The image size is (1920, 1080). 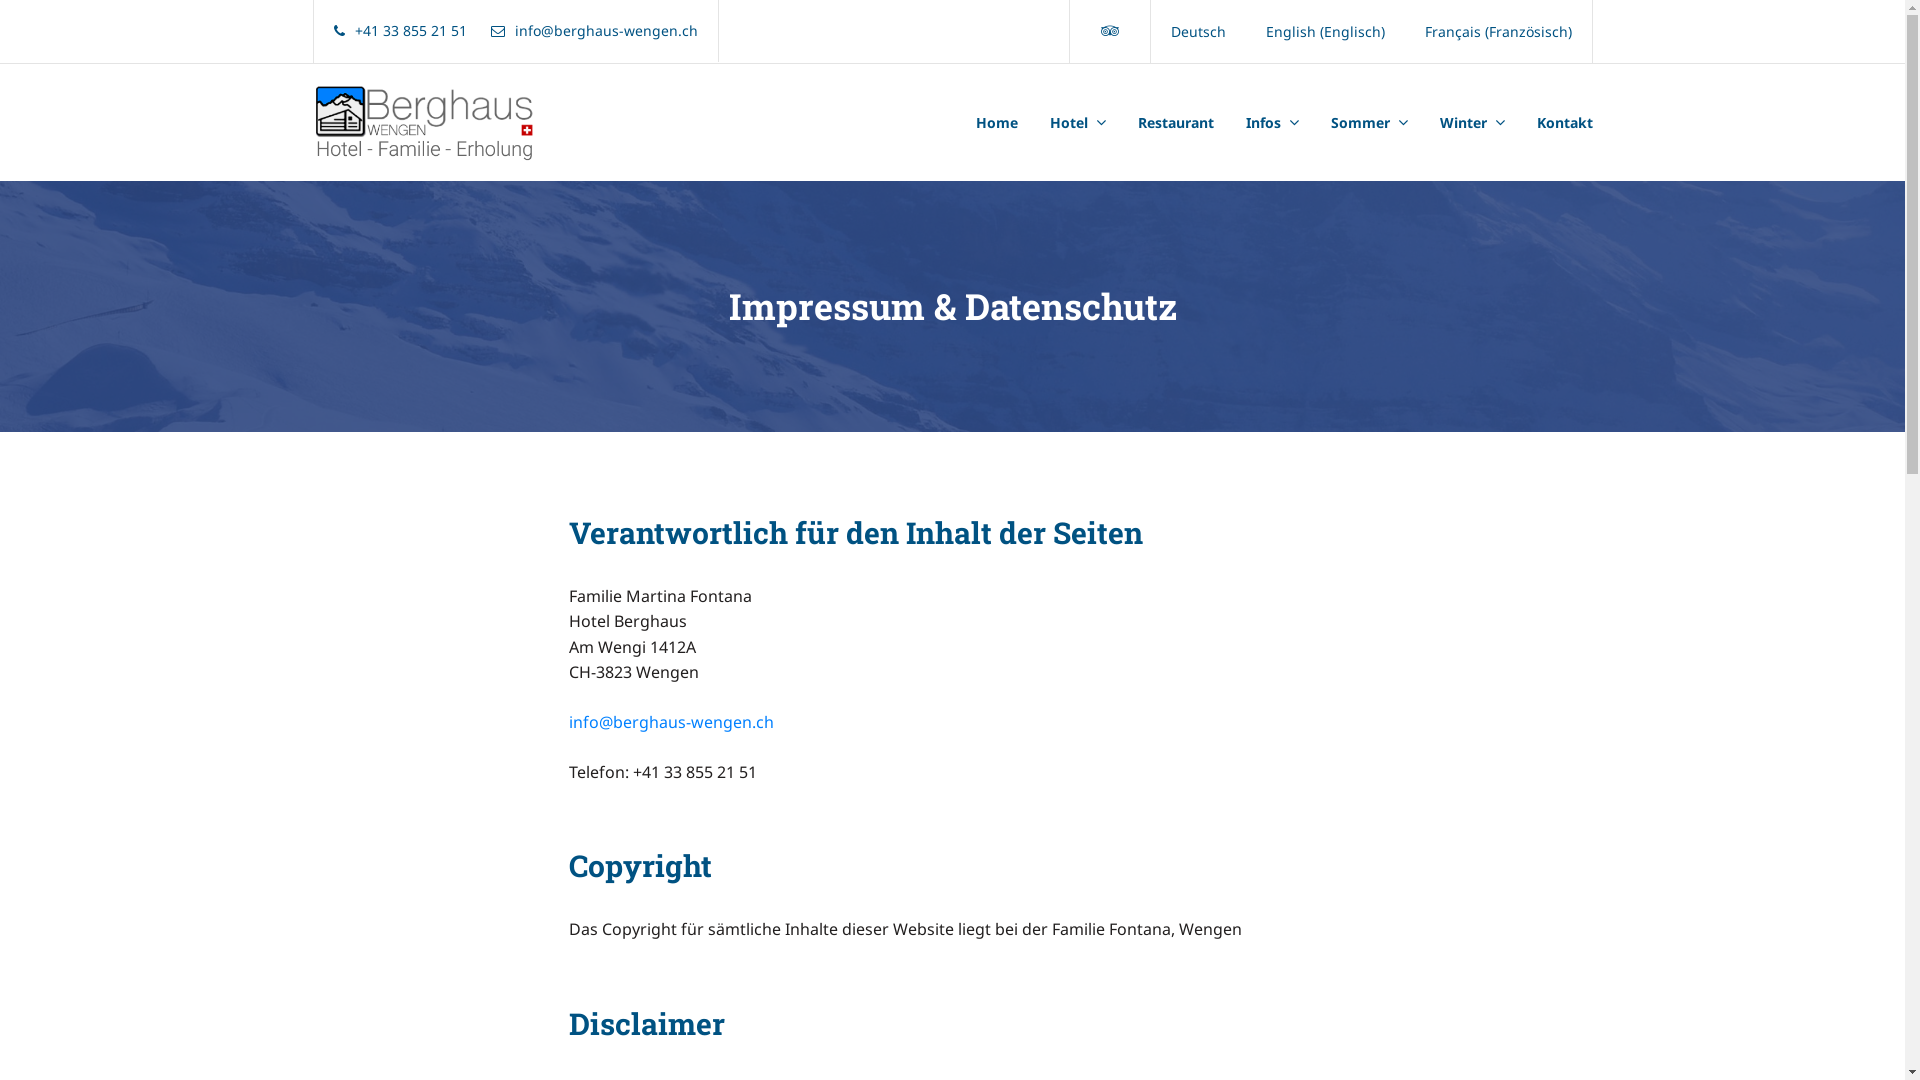 What do you see at coordinates (592, 30) in the screenshot?
I see `'info@berghaus-wengen.ch'` at bounding box center [592, 30].